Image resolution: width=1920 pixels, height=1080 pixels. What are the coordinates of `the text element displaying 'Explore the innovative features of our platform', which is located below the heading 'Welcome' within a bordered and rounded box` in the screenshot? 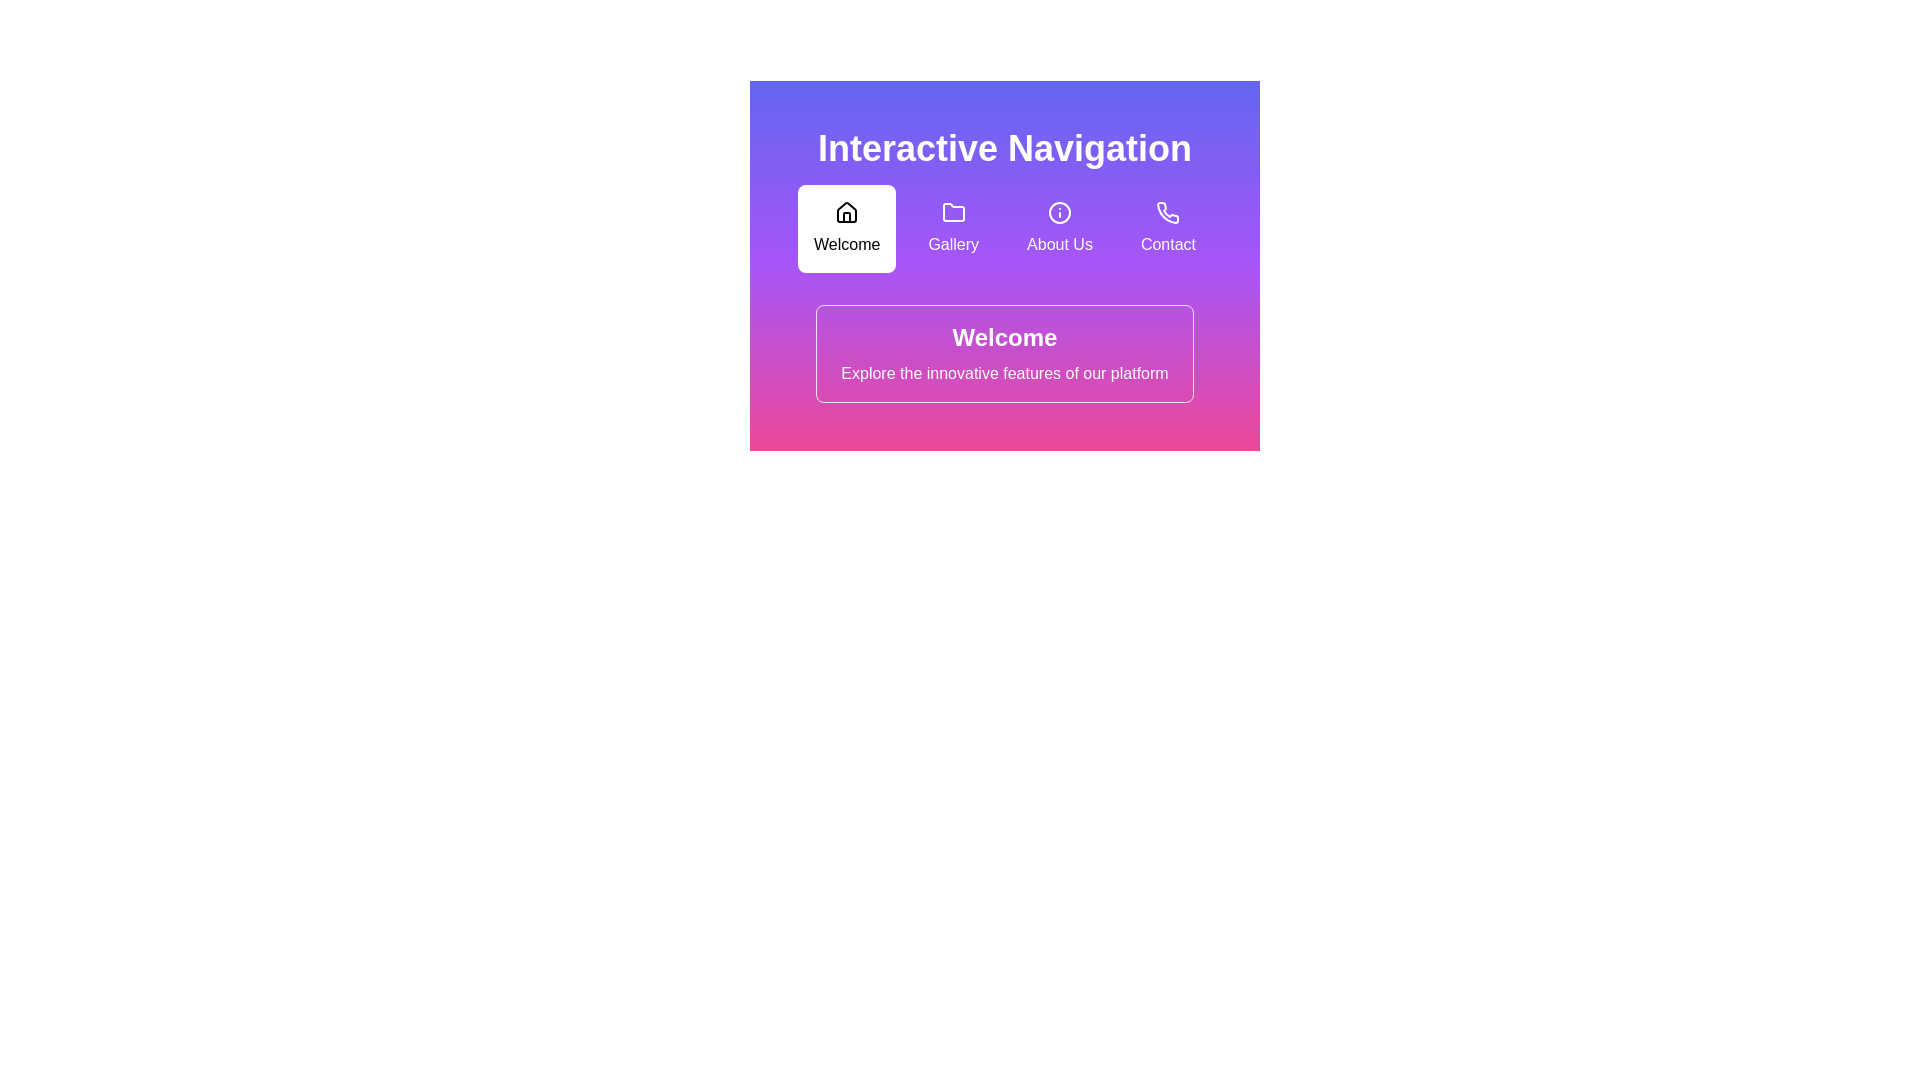 It's located at (1004, 374).